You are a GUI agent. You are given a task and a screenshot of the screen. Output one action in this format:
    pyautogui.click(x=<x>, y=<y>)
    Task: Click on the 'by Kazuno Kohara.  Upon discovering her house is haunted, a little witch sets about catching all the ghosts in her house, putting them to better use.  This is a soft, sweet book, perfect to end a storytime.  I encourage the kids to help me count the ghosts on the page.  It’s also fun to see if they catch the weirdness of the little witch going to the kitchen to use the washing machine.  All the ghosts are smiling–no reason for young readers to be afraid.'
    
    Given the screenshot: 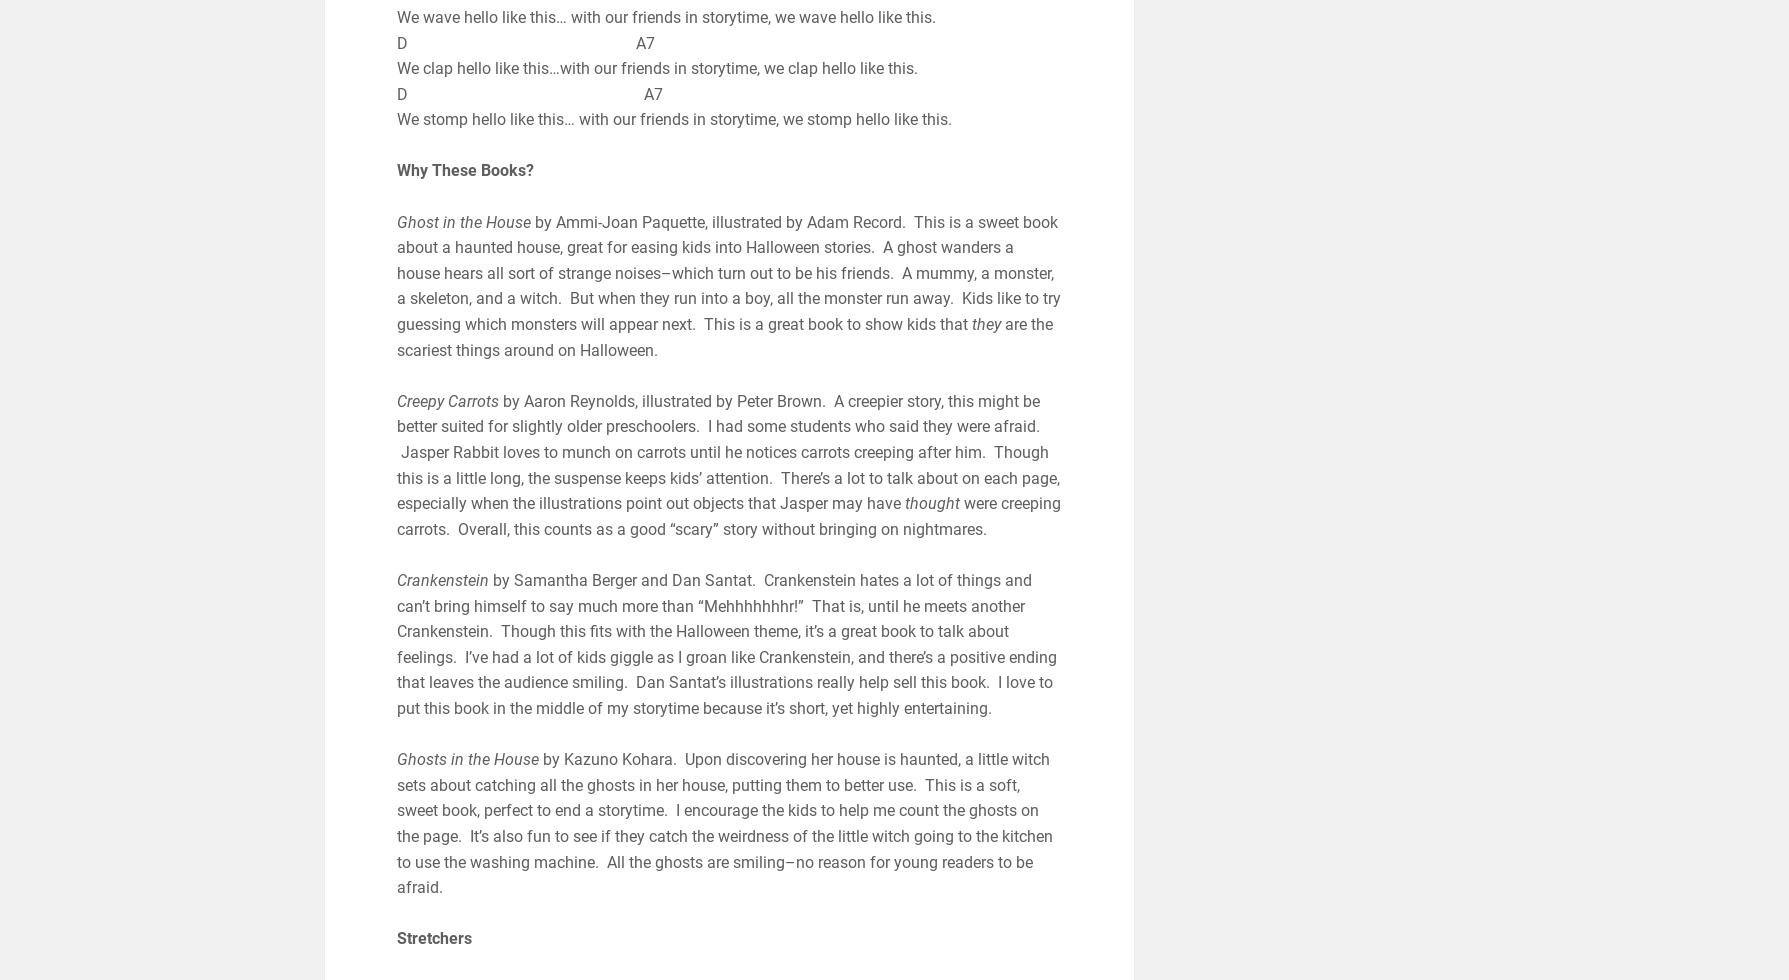 What is the action you would take?
    pyautogui.click(x=724, y=823)
    